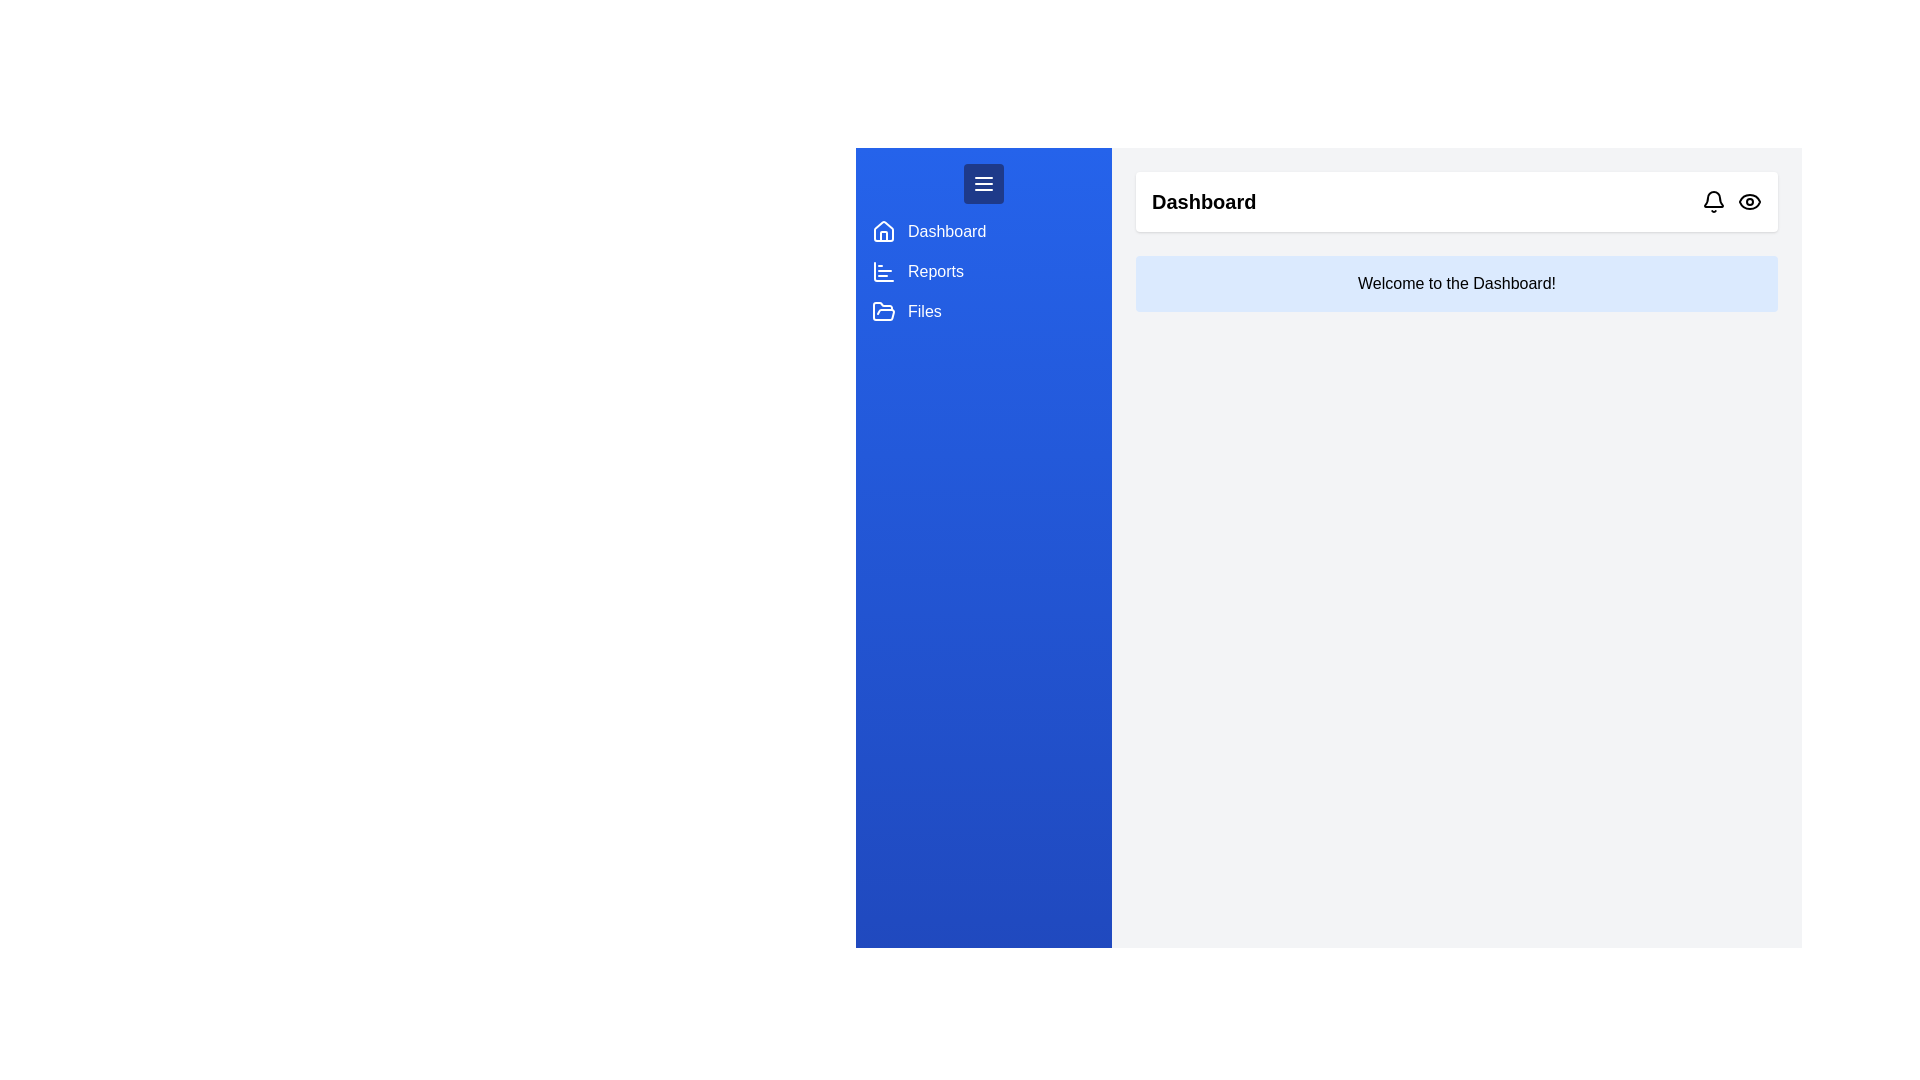  Describe the element at coordinates (1203, 201) in the screenshot. I see `the text label indicating the current active section of the application, located in the center-left of the header bar` at that location.